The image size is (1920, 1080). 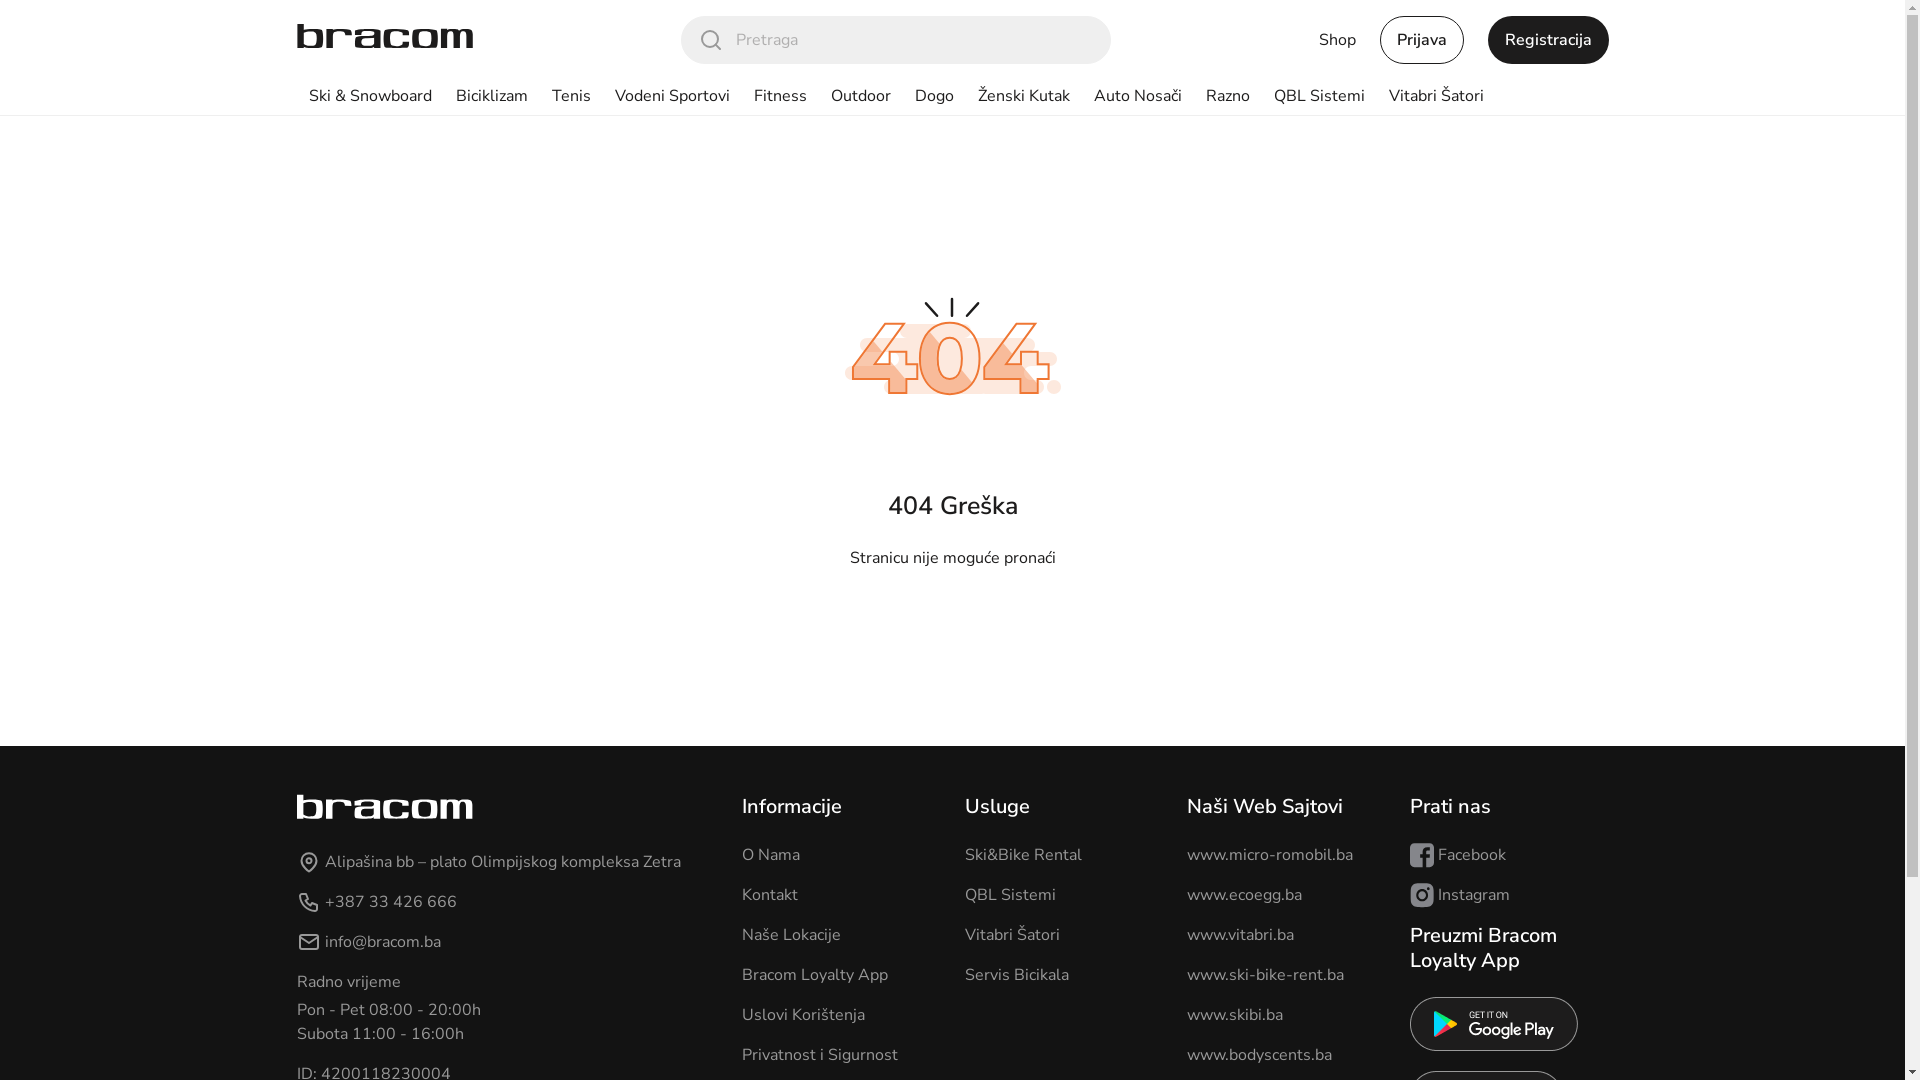 What do you see at coordinates (1409, 855) in the screenshot?
I see `'Facebook'` at bounding box center [1409, 855].